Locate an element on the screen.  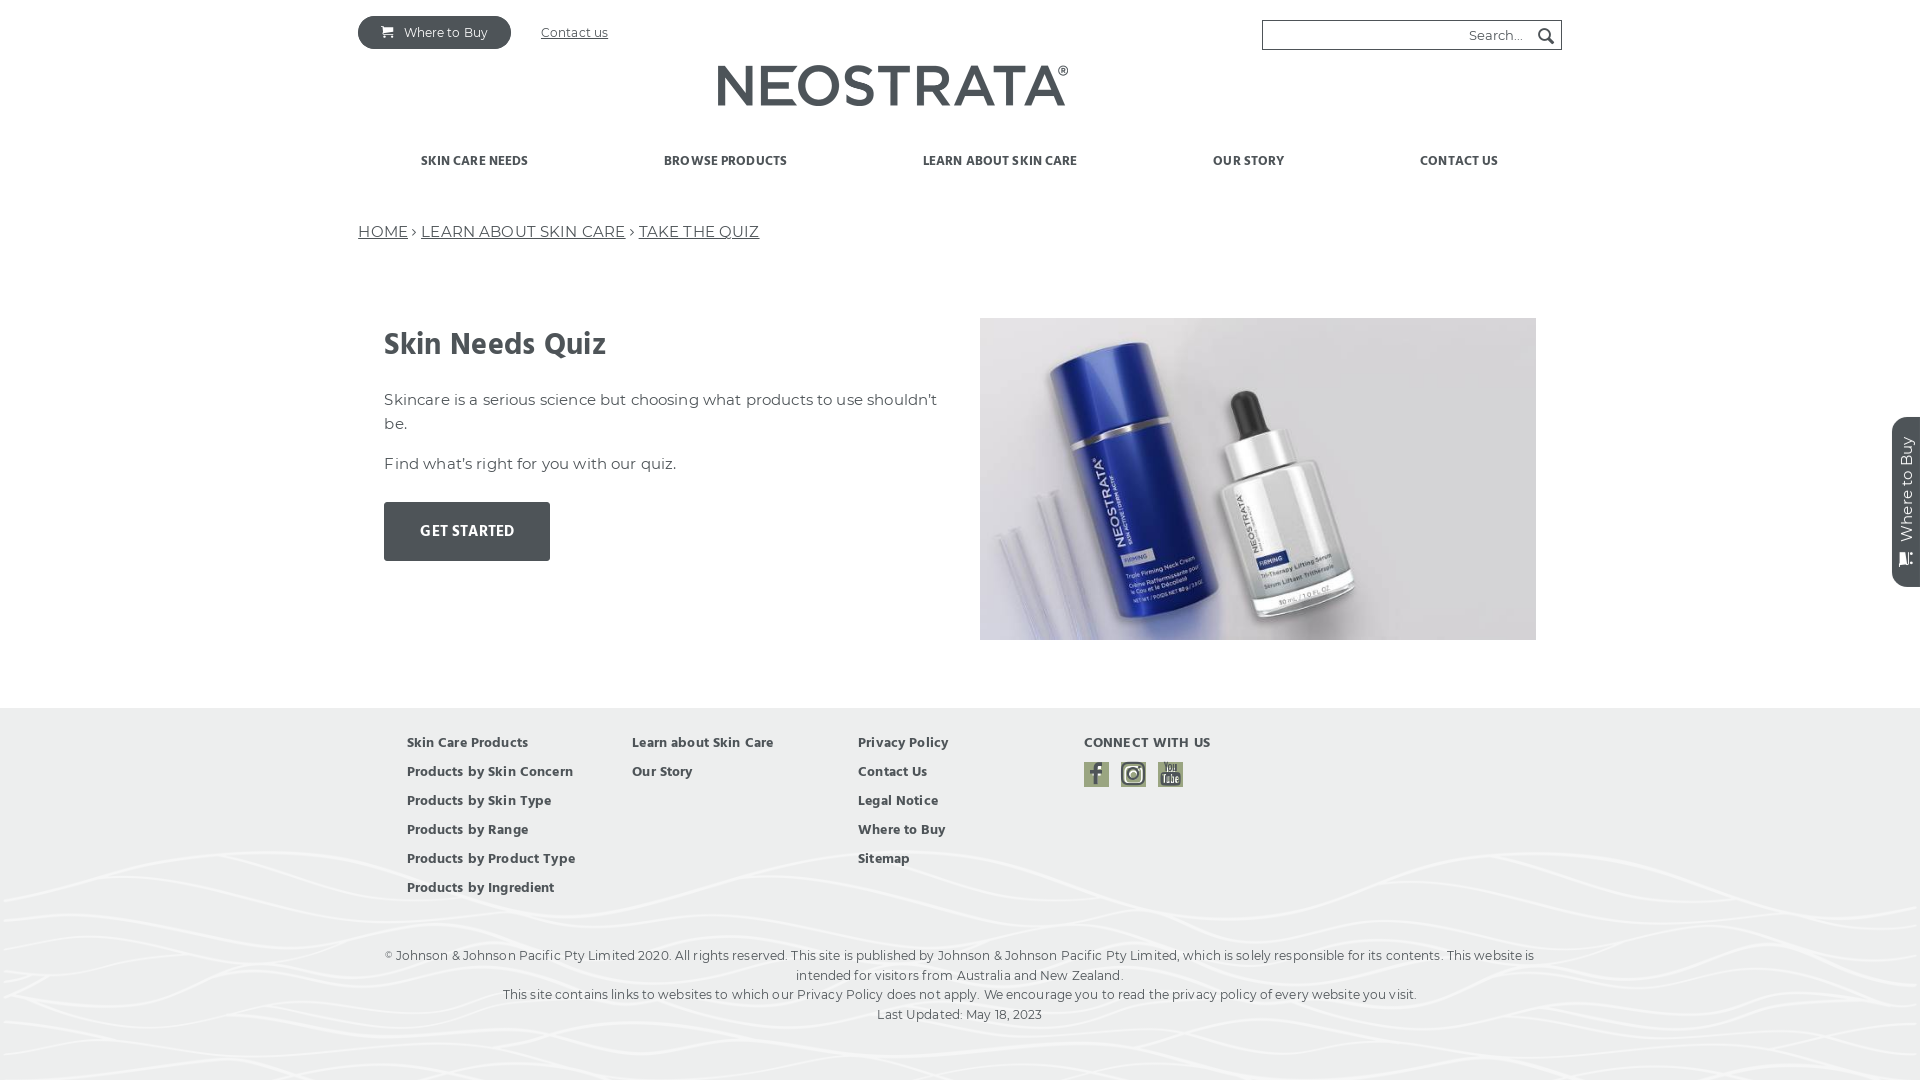
'Learn about Skin Care' is located at coordinates (702, 743).